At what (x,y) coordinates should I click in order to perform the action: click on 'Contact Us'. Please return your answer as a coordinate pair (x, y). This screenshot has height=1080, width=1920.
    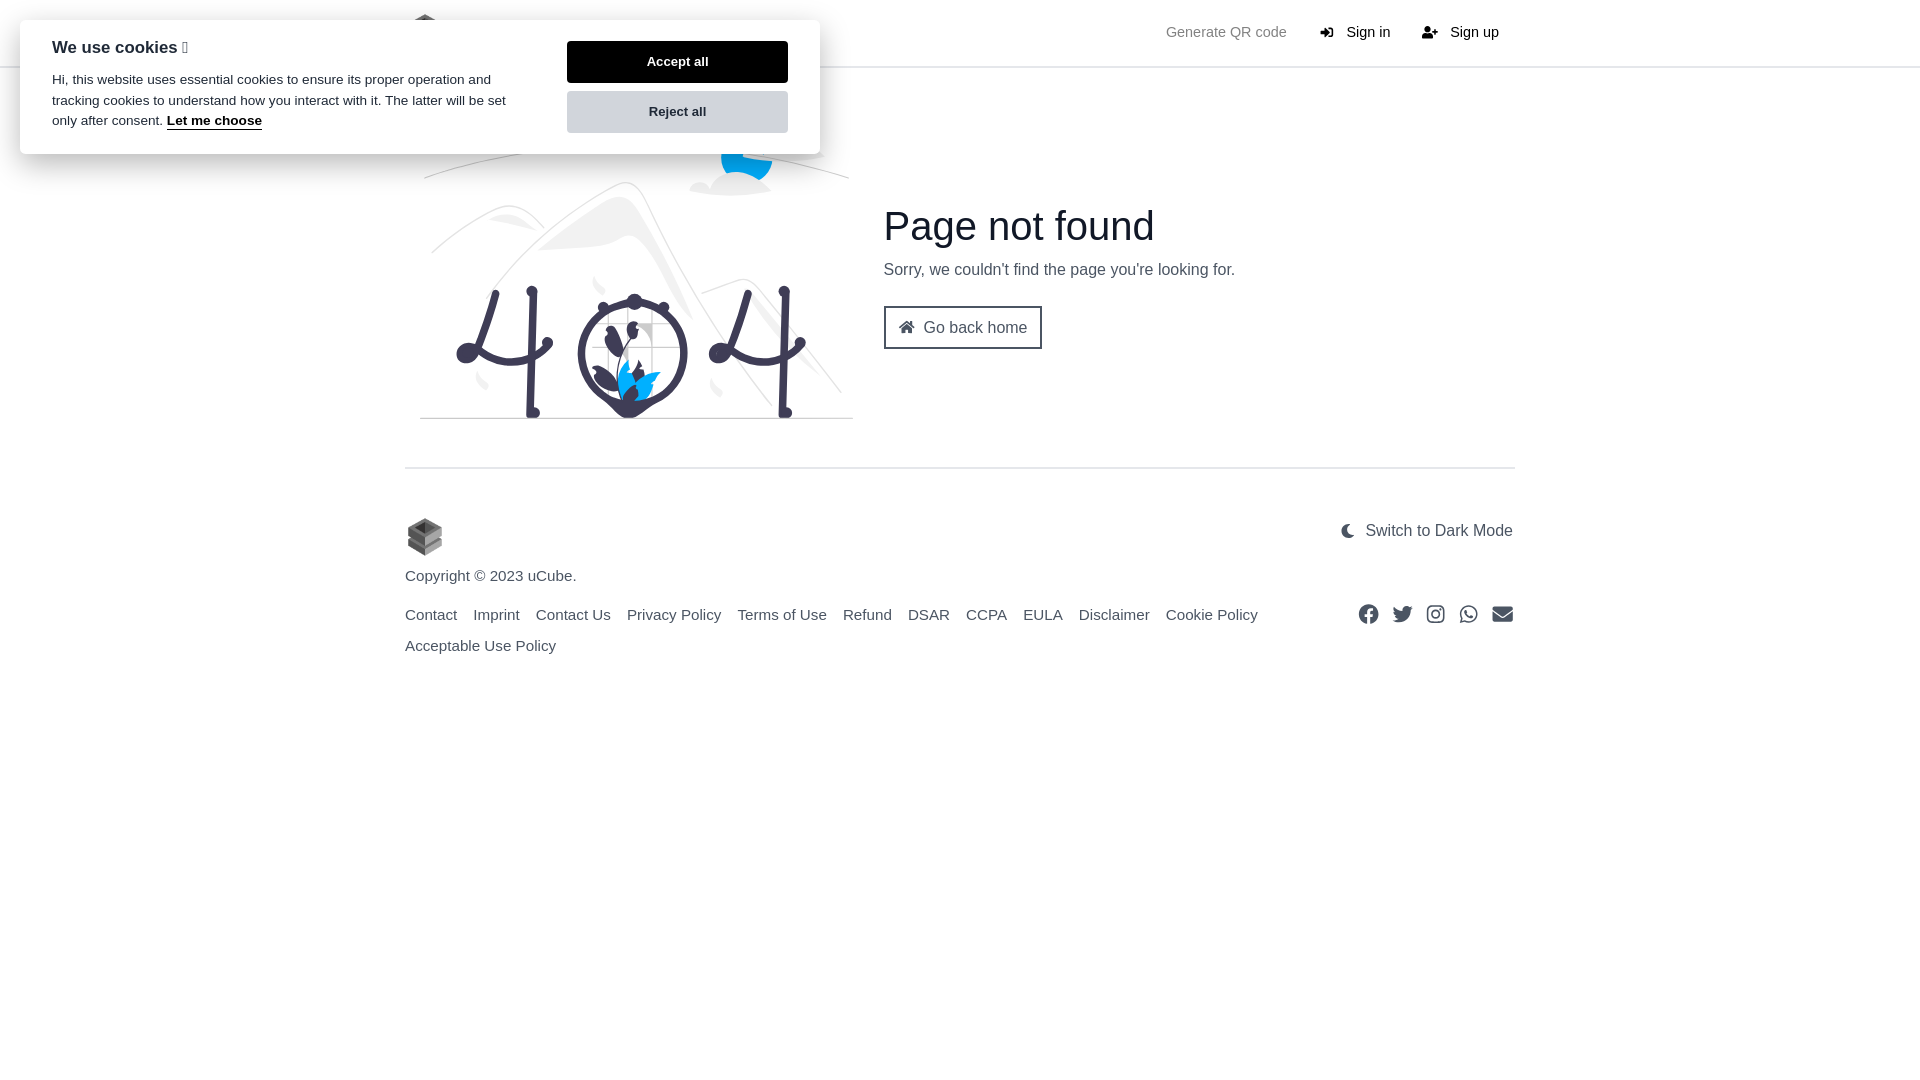
    Looking at the image, I should click on (572, 613).